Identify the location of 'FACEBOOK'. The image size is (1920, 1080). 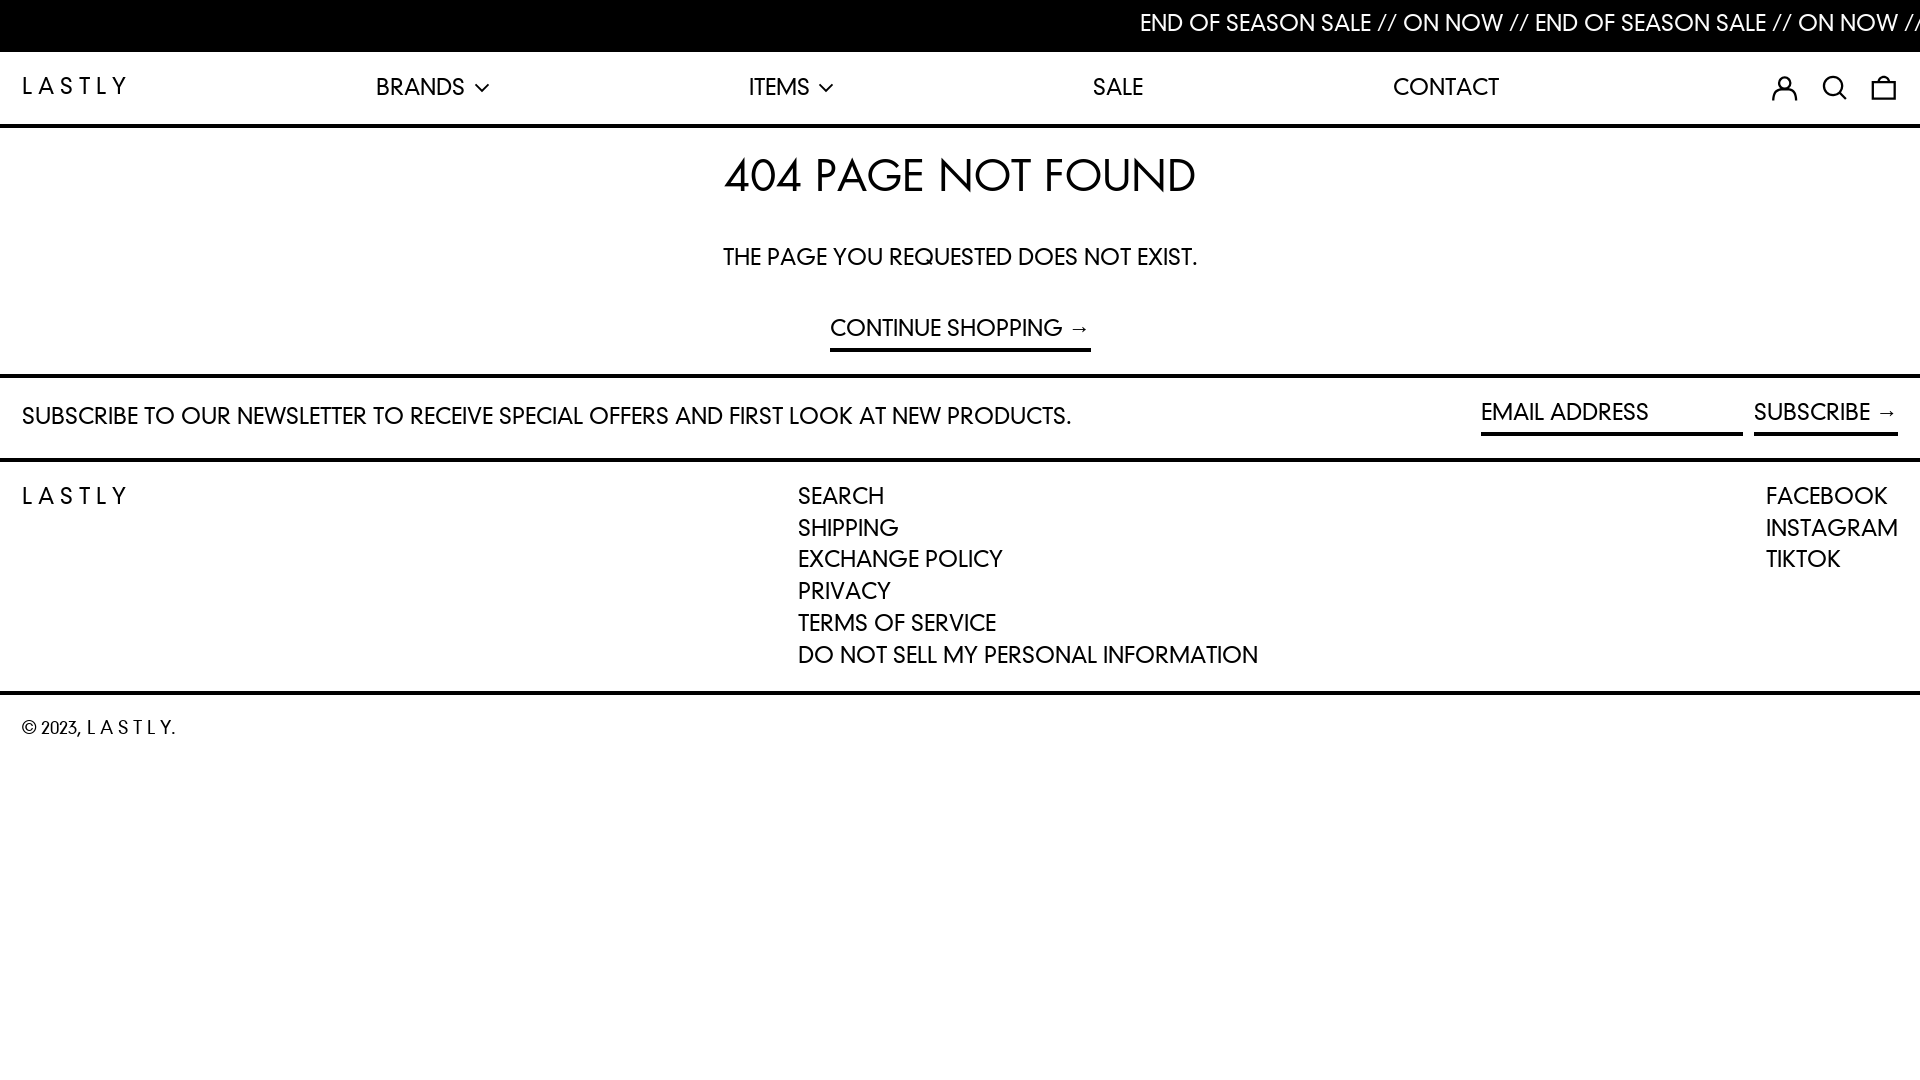
(1827, 496).